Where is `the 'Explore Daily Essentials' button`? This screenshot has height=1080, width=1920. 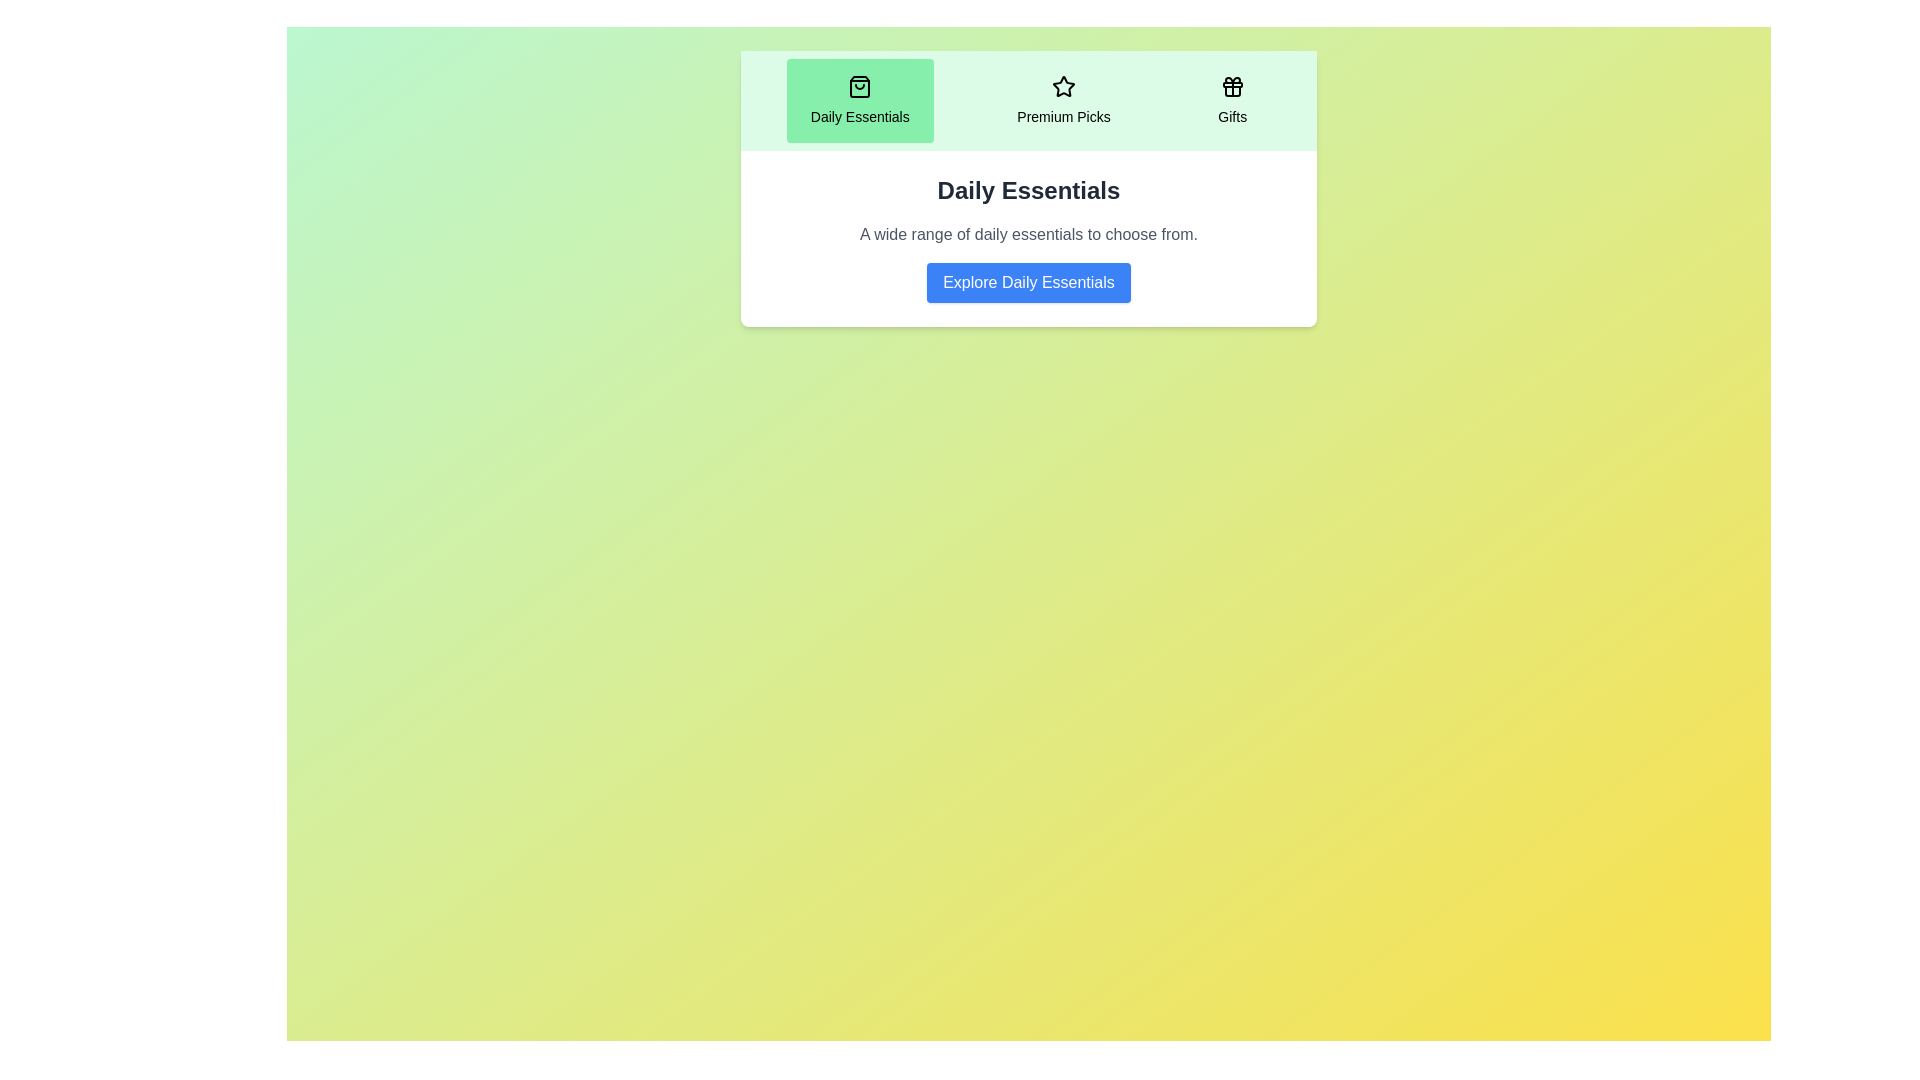
the 'Explore Daily Essentials' button is located at coordinates (1028, 282).